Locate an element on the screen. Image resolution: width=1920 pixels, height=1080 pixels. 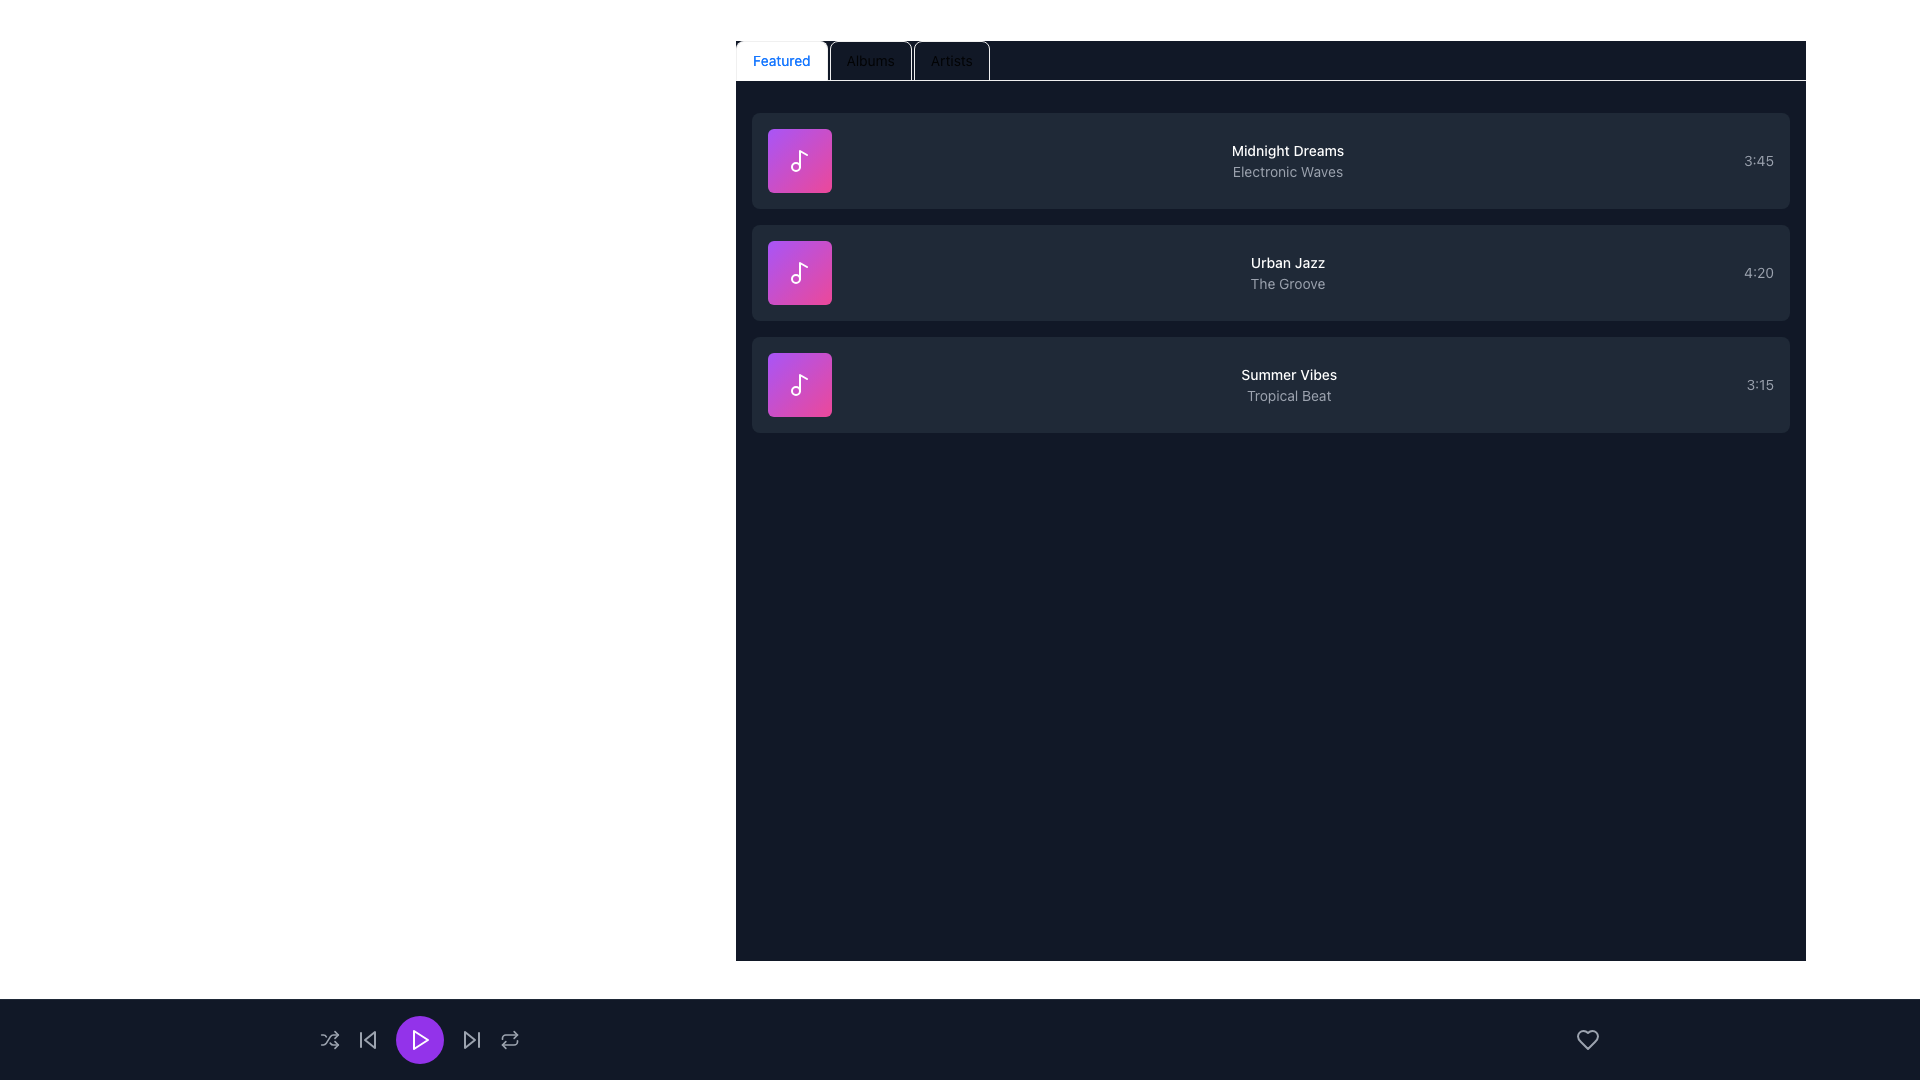
the music note icon is located at coordinates (800, 385).